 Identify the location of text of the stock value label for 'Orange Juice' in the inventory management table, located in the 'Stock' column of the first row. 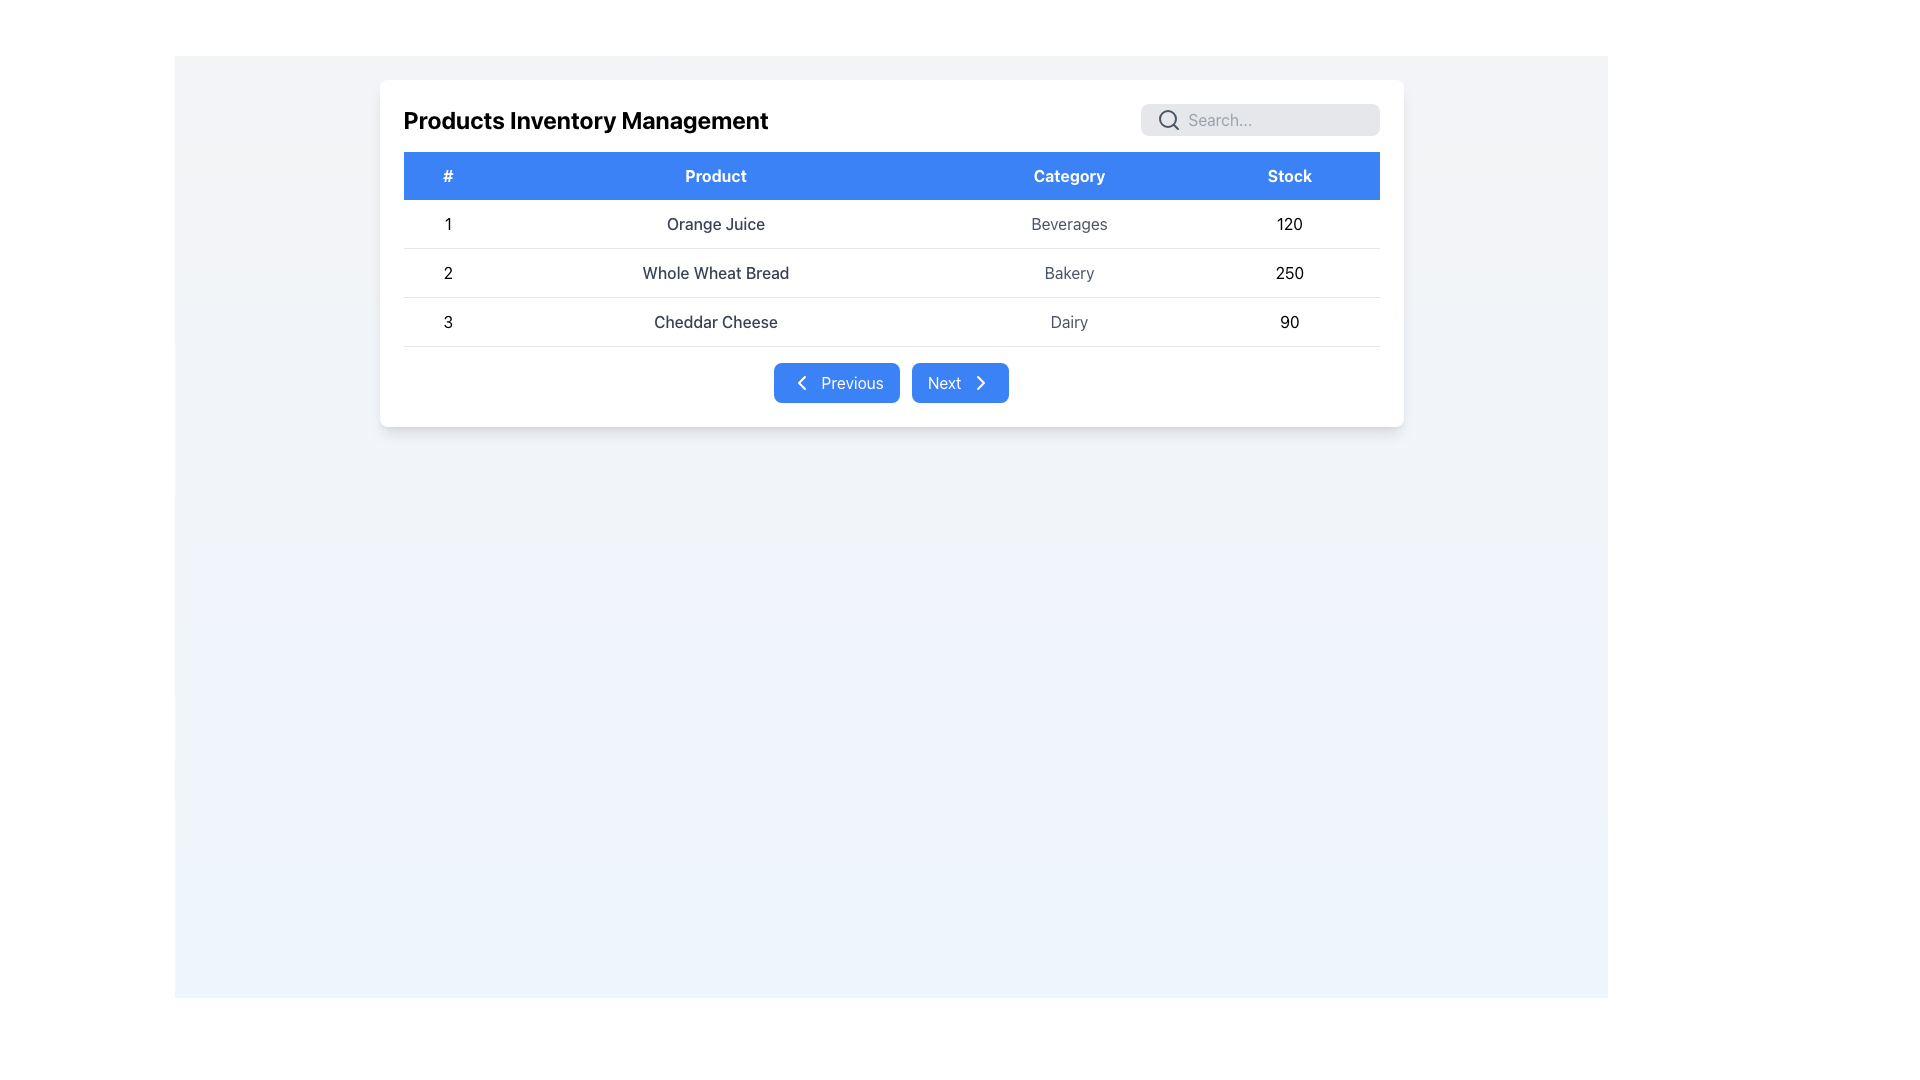
(1289, 224).